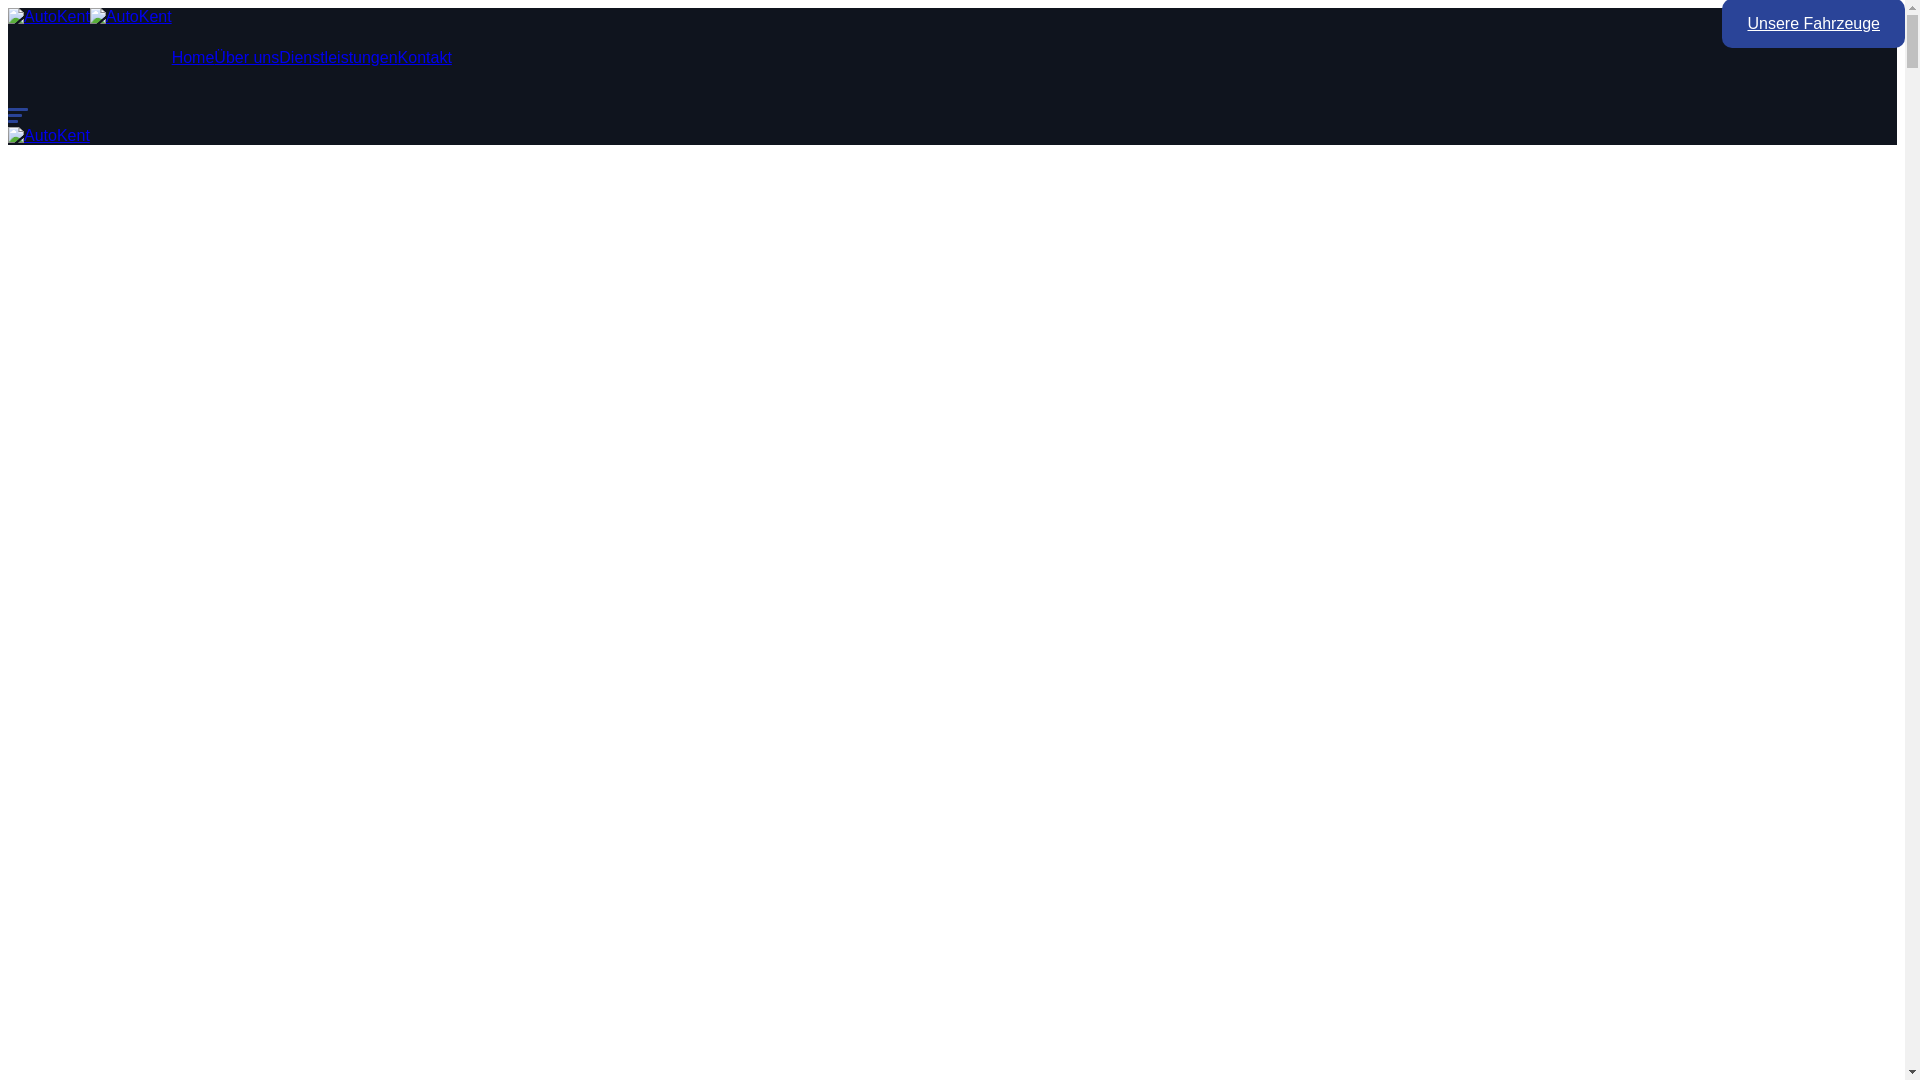 The width and height of the screenshot is (1920, 1080). Describe the element at coordinates (424, 56) in the screenshot. I see `'Kontakt'` at that location.